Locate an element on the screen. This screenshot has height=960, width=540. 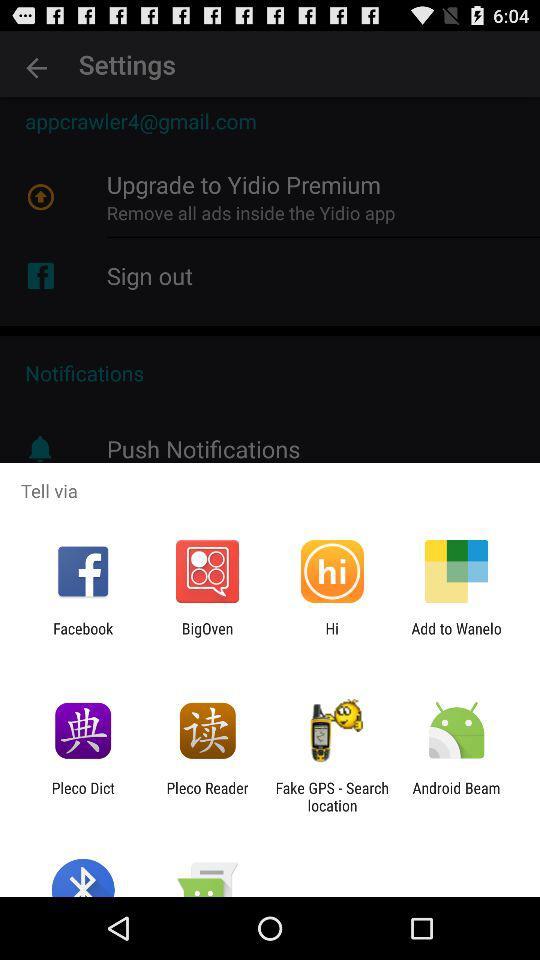
bigoven icon is located at coordinates (206, 636).